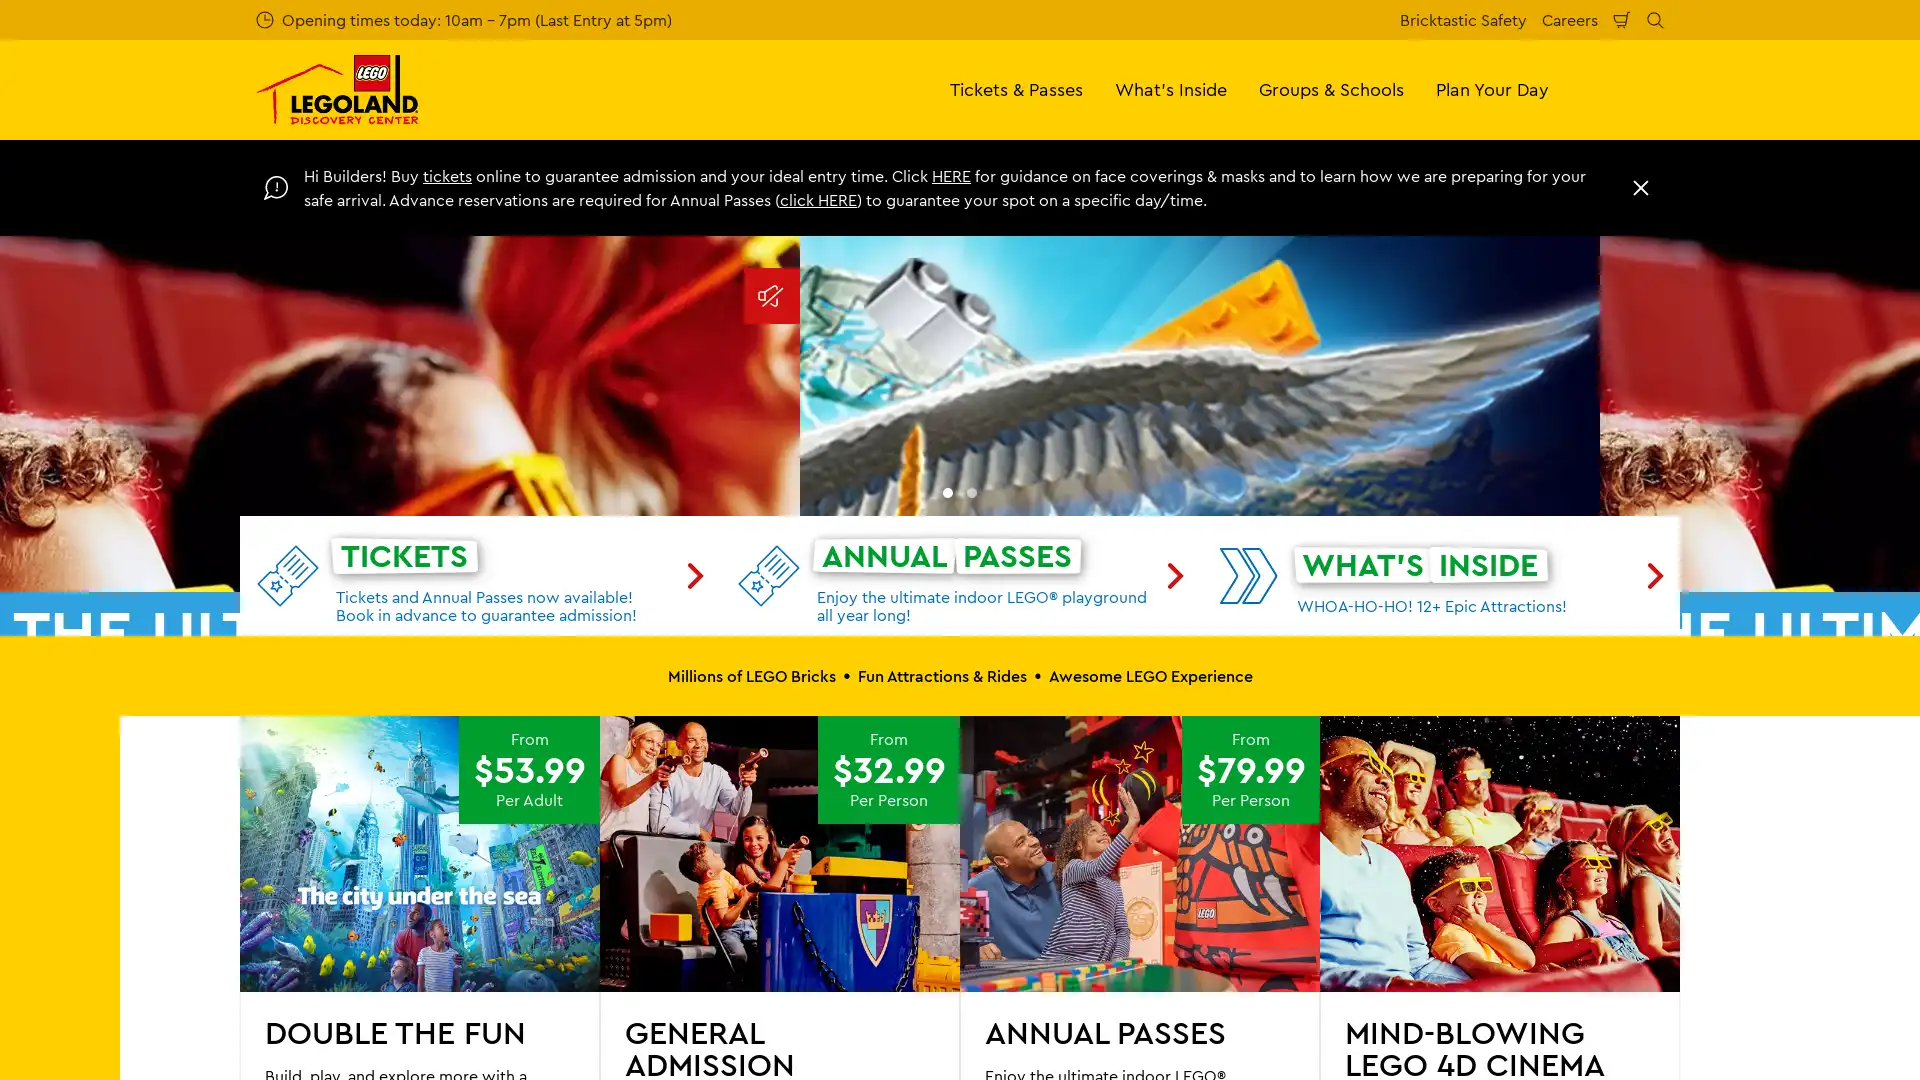 The height and width of the screenshot is (1080, 1920). What do you see at coordinates (1622, 19) in the screenshot?
I see `Shopping Cart` at bounding box center [1622, 19].